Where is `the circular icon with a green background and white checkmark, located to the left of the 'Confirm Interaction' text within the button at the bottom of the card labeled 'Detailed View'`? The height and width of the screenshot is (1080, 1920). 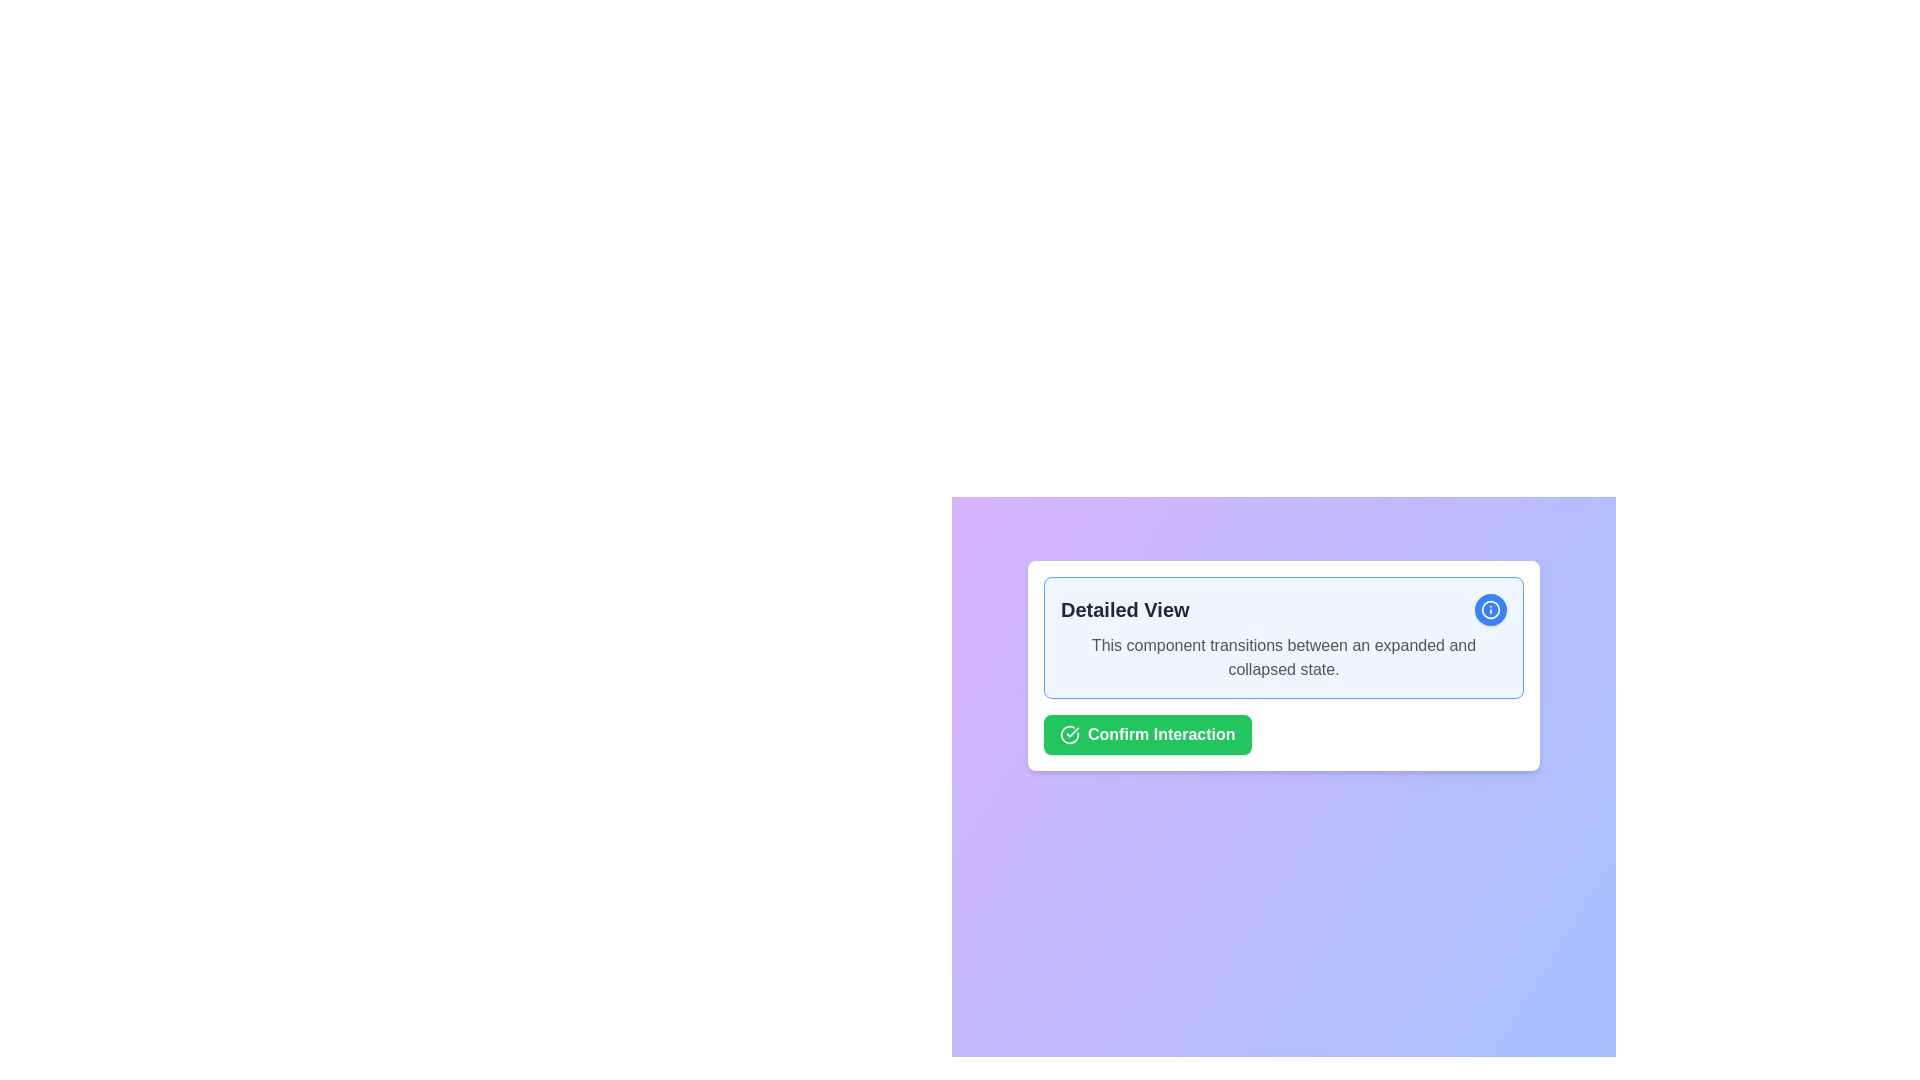
the circular icon with a green background and white checkmark, located to the left of the 'Confirm Interaction' text within the button at the bottom of the card labeled 'Detailed View' is located at coordinates (1069, 735).